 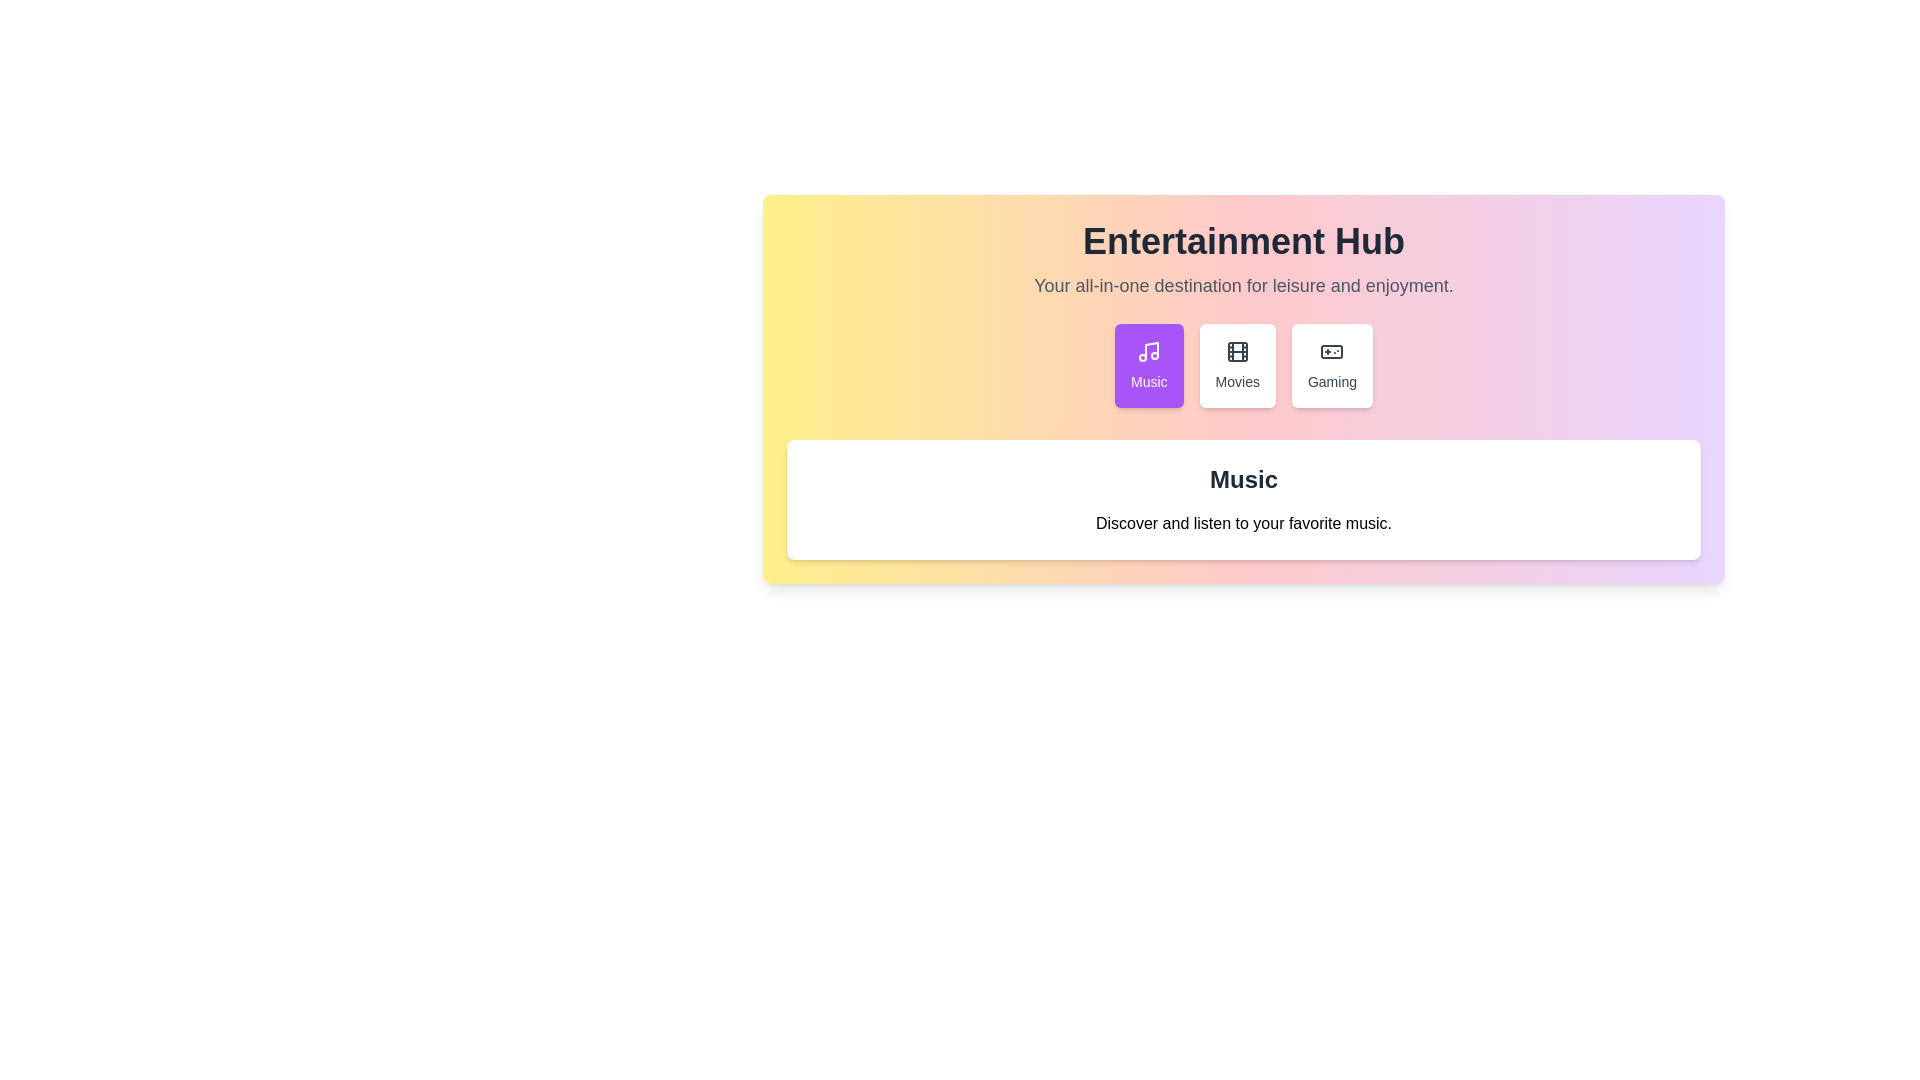 I want to click on the bold heading element labeled 'Entertainment Hub', which is centrally positioned at the top of the interface against a gradient background, so click(x=1242, y=240).